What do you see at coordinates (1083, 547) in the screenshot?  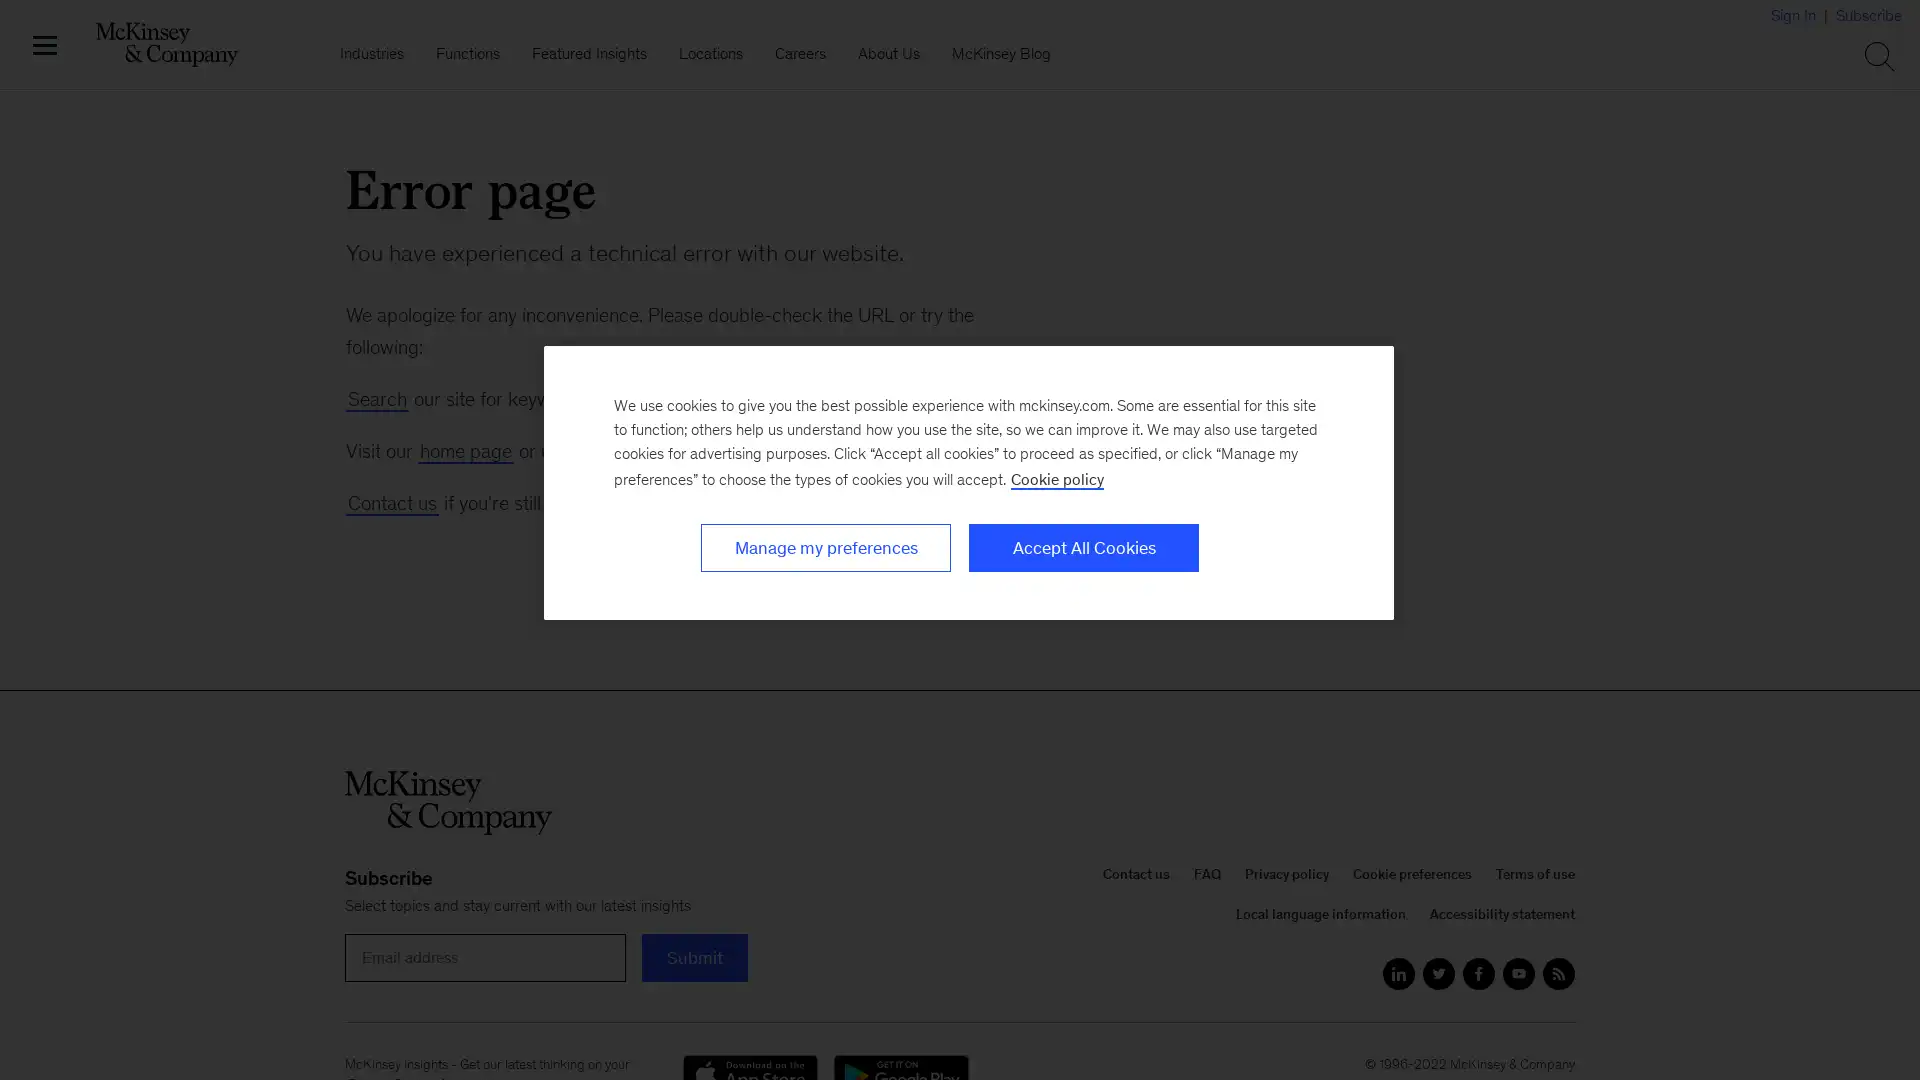 I see `Accept All Cookies` at bounding box center [1083, 547].